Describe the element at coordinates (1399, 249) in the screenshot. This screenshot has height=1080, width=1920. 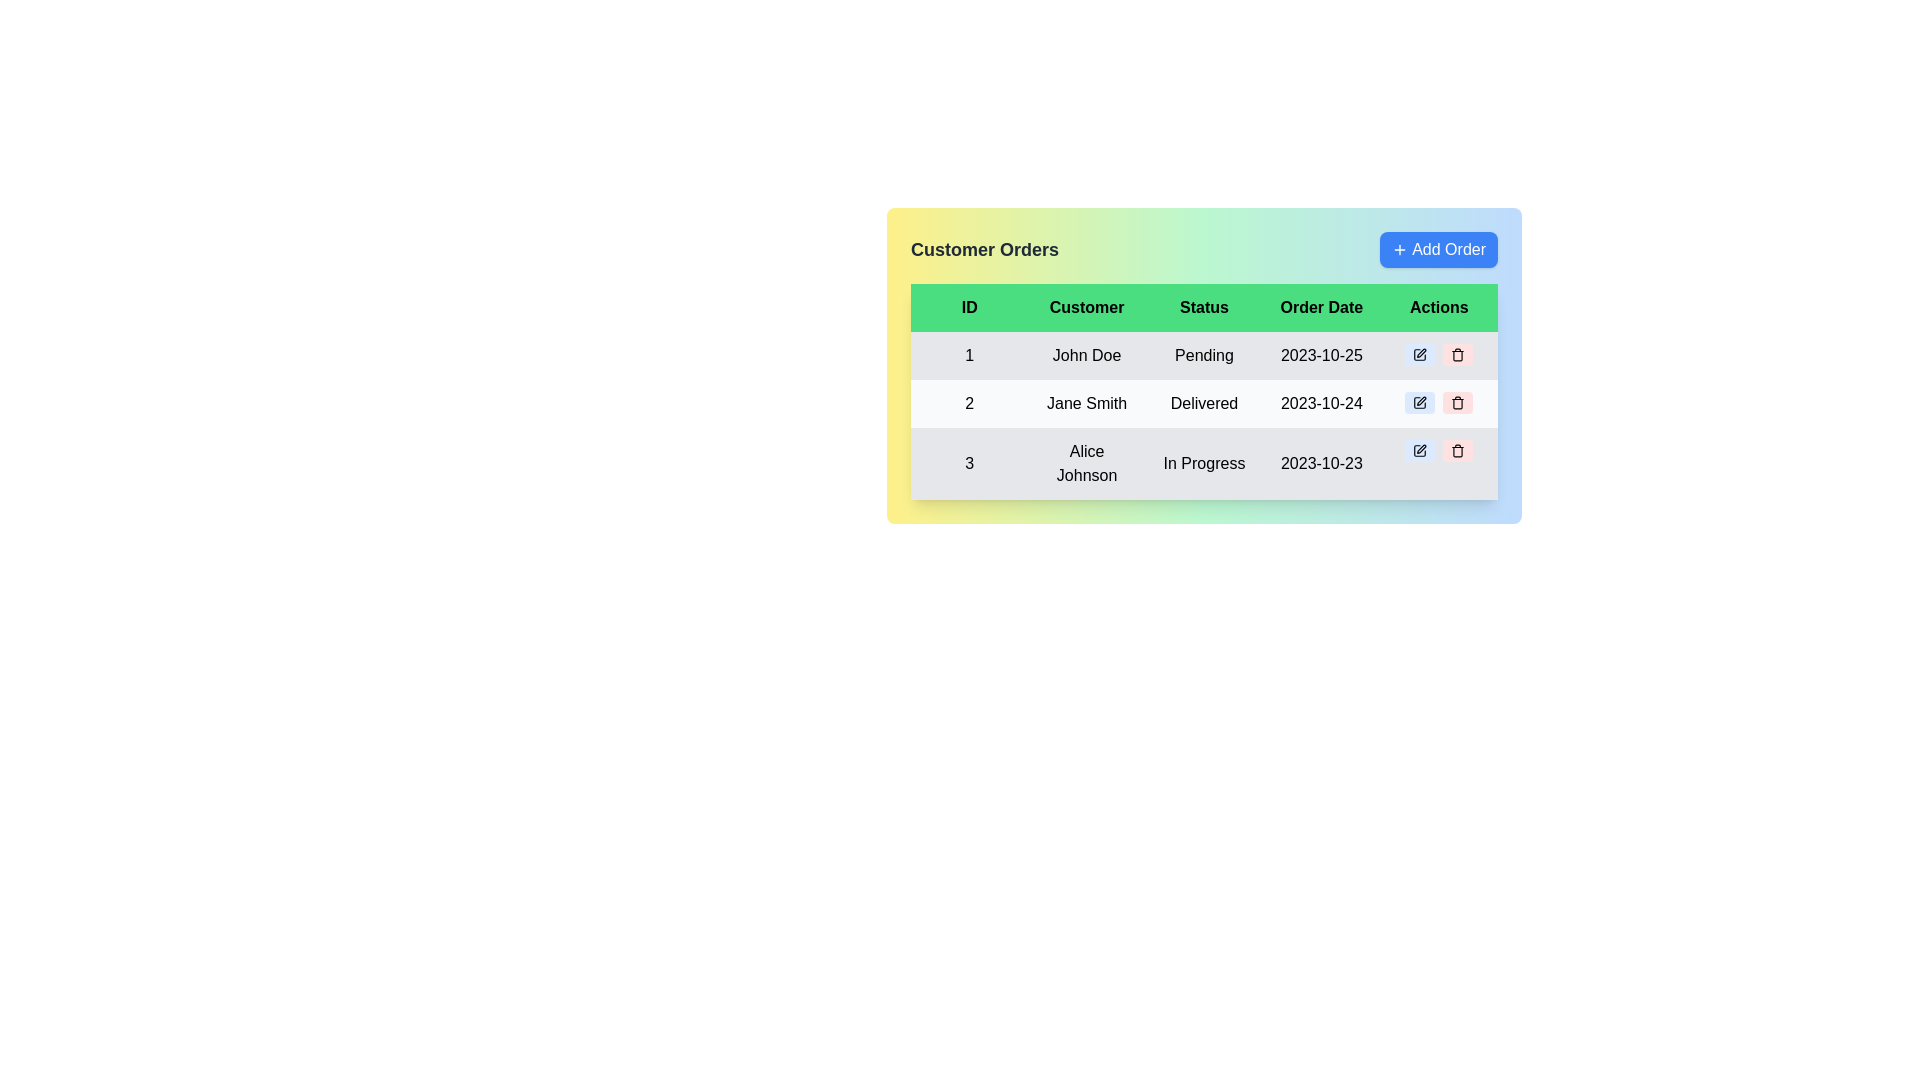
I see `the 'Add Order' button which contains the decorative icon for adding a new order, located to the left of the text label` at that location.